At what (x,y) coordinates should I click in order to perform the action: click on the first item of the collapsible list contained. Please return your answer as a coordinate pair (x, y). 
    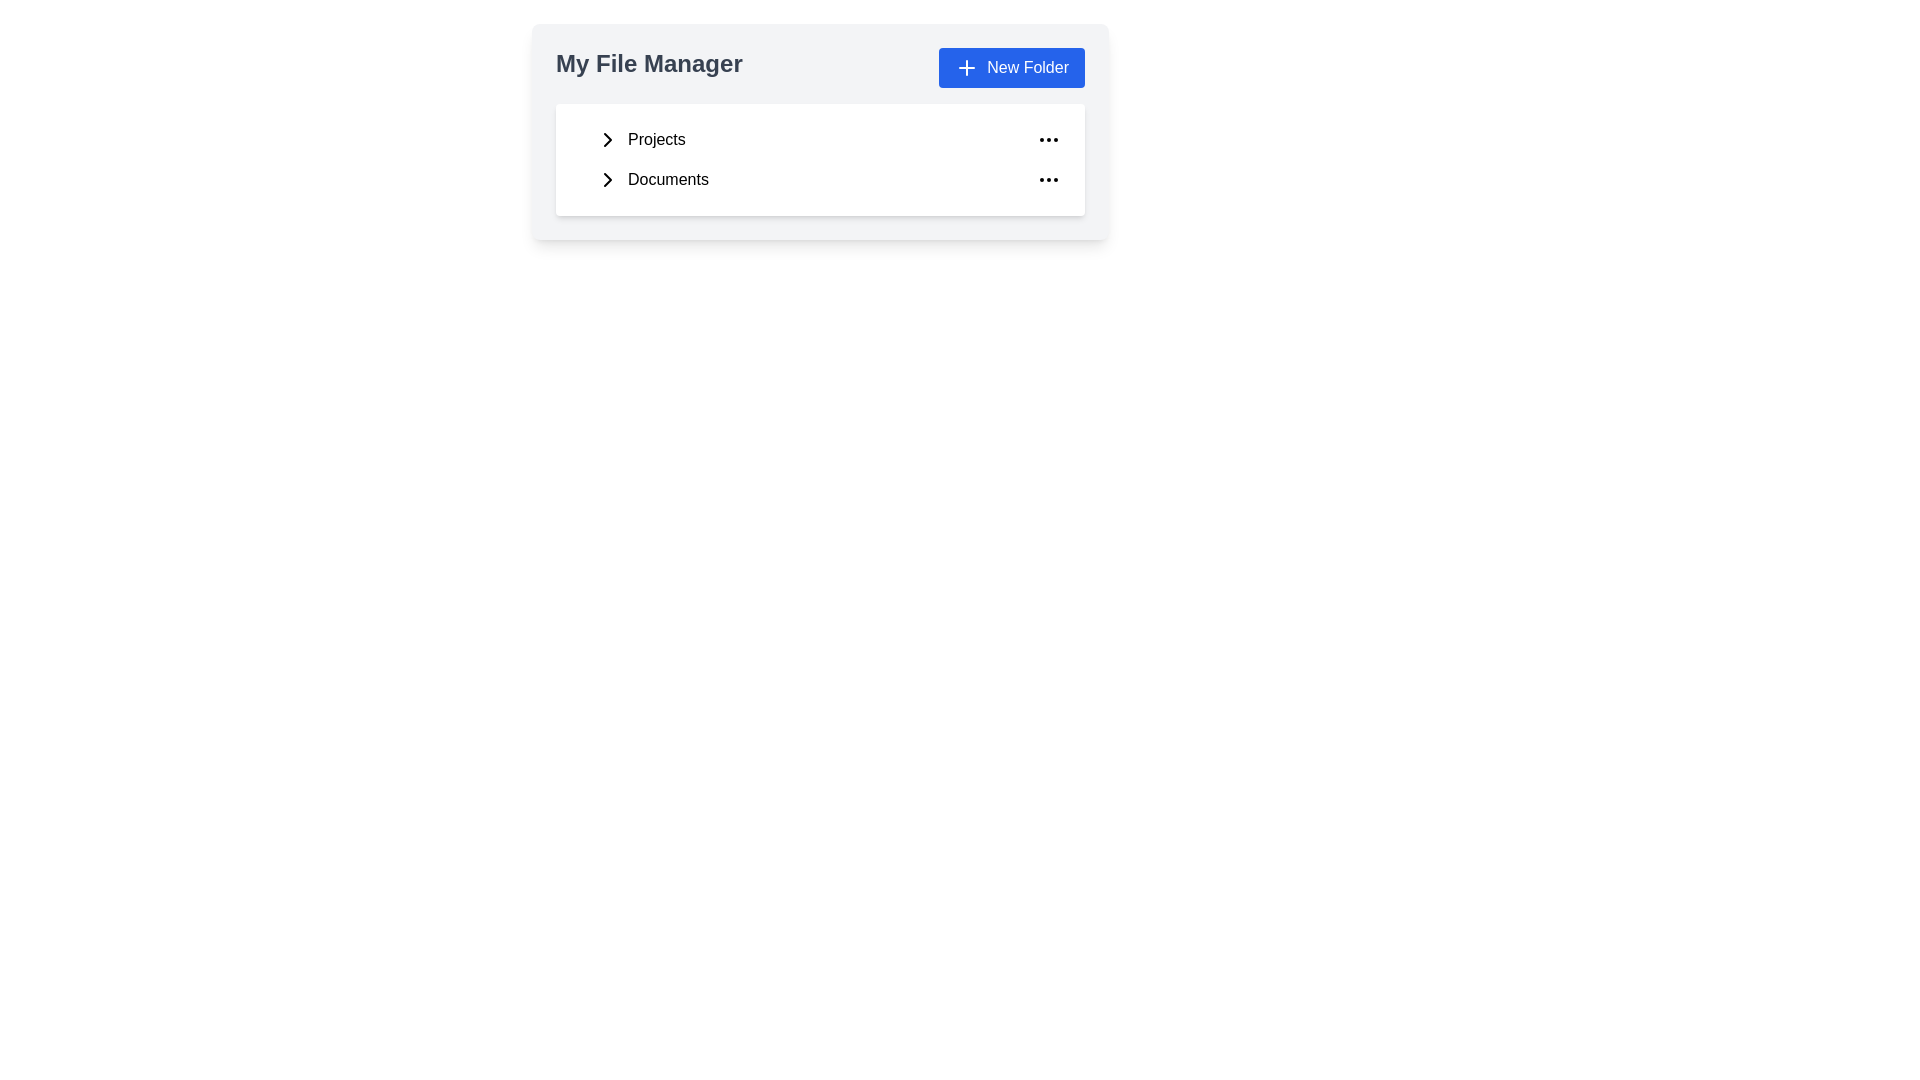
    Looking at the image, I should click on (820, 138).